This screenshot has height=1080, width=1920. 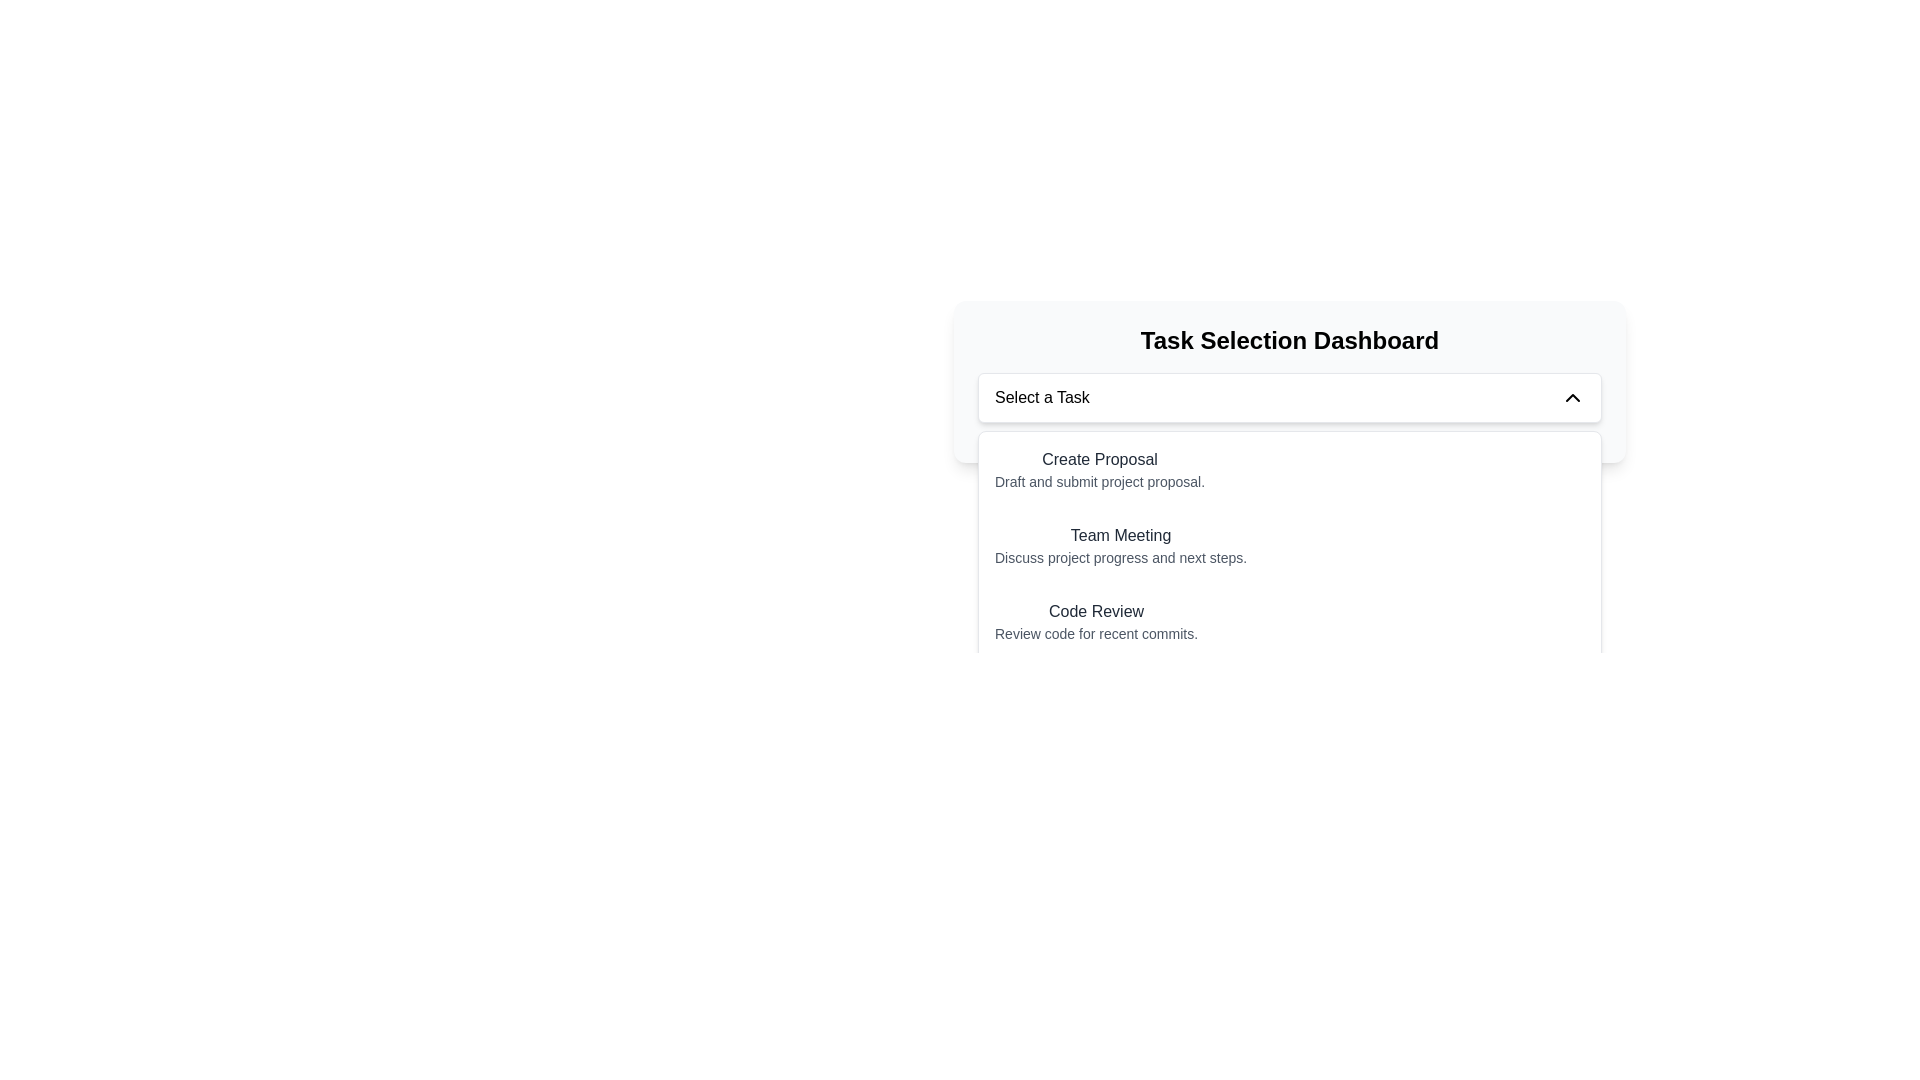 What do you see at coordinates (1095, 620) in the screenshot?
I see `the third option in the 'Select a Task' dropdown menu labeled for code review` at bounding box center [1095, 620].